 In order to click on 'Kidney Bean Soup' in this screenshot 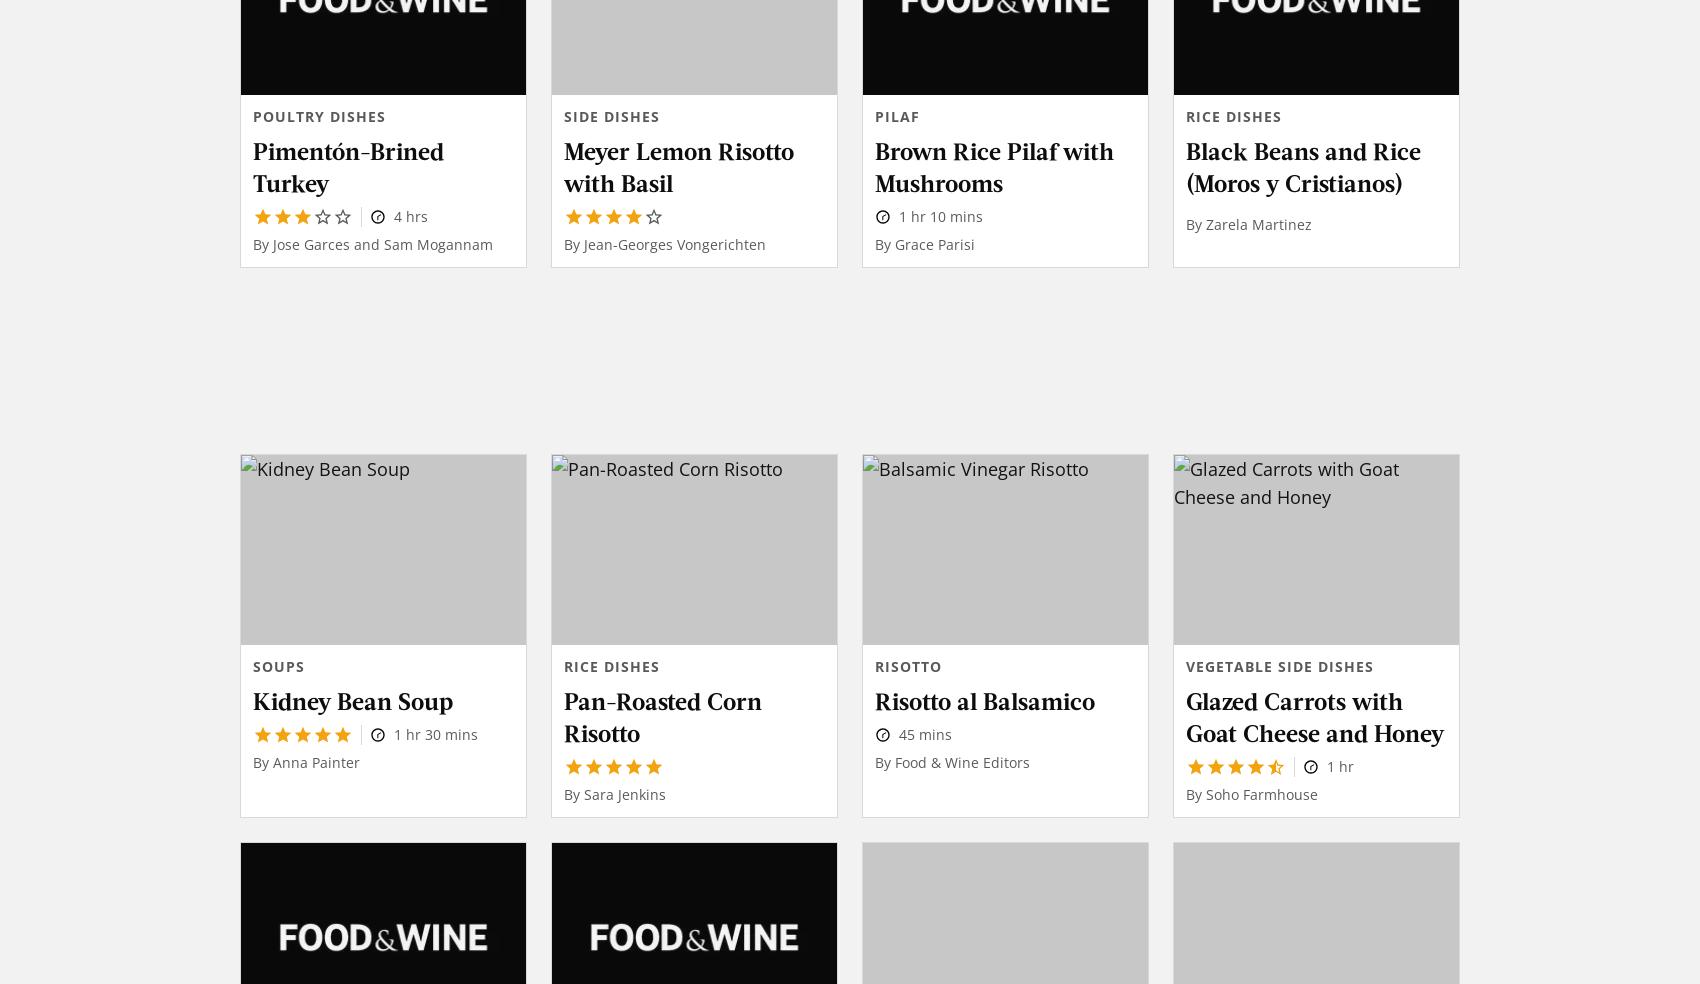, I will do `click(351, 699)`.